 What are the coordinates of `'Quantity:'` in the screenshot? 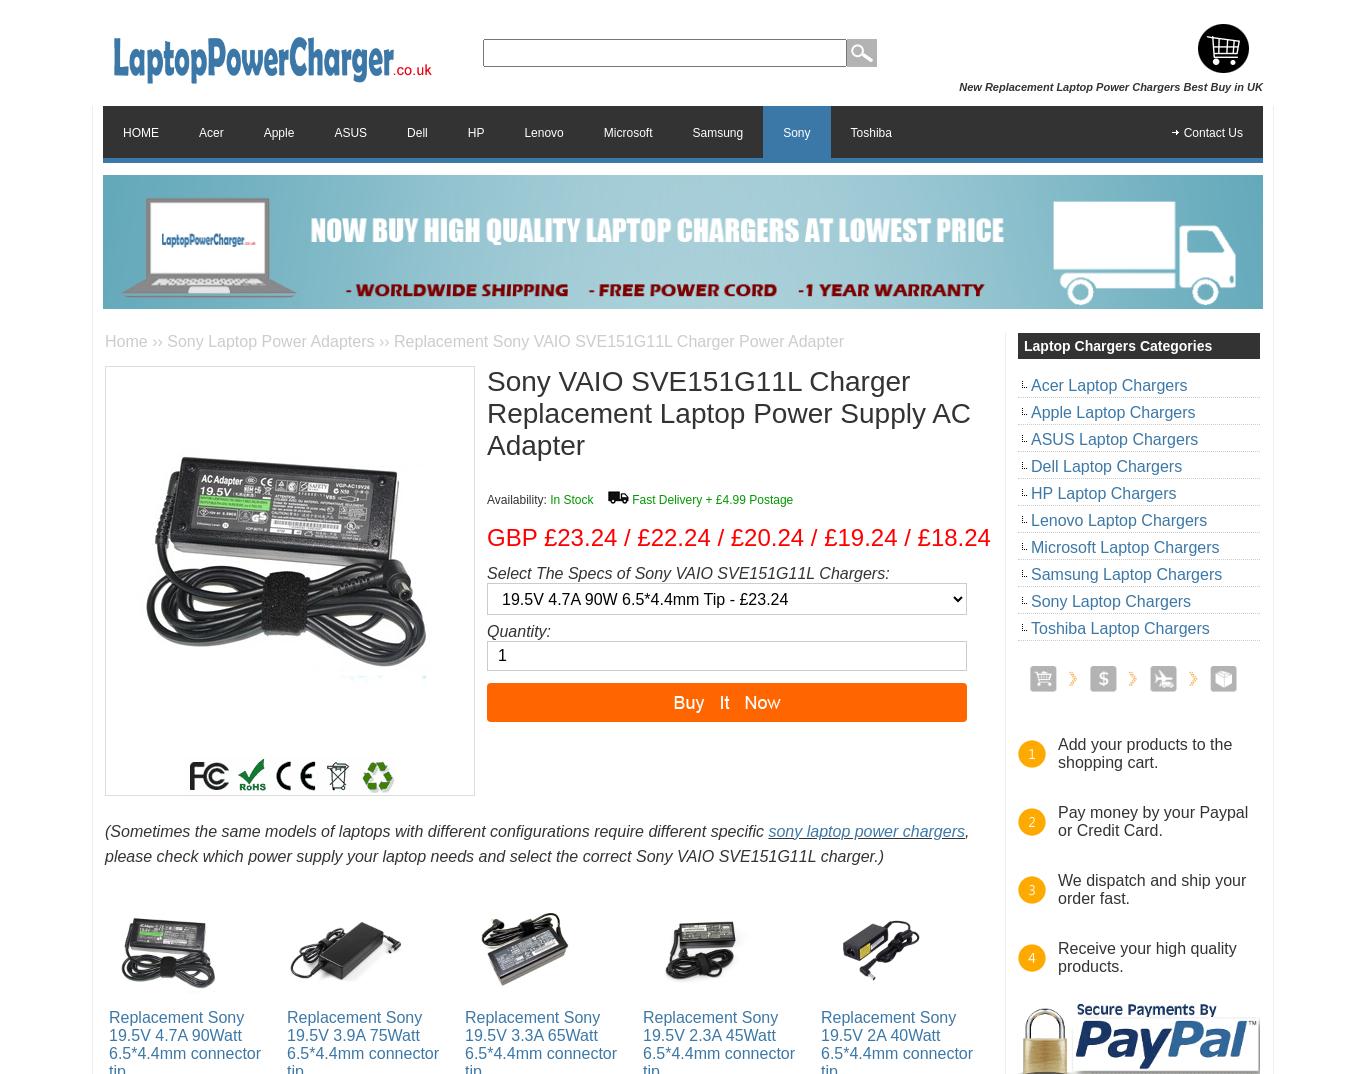 It's located at (486, 631).